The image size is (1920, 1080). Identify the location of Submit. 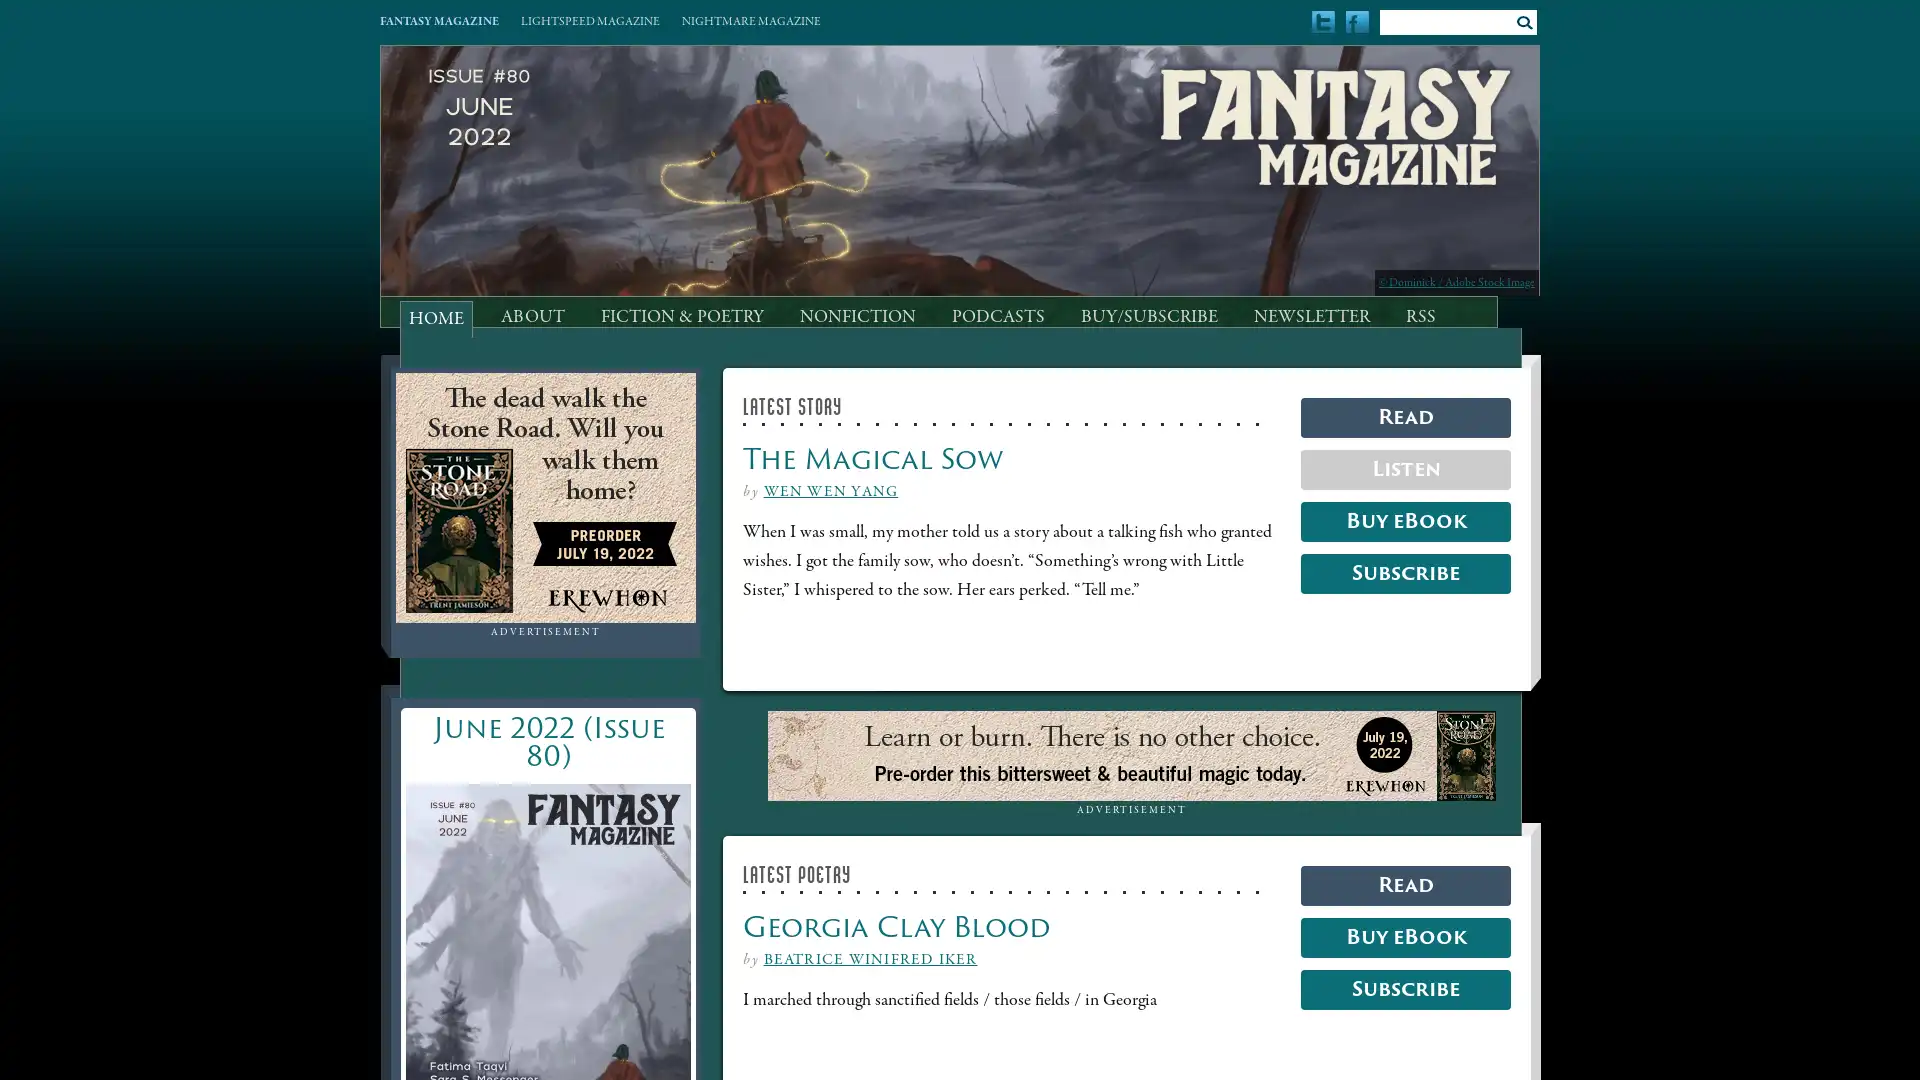
(1550, 21).